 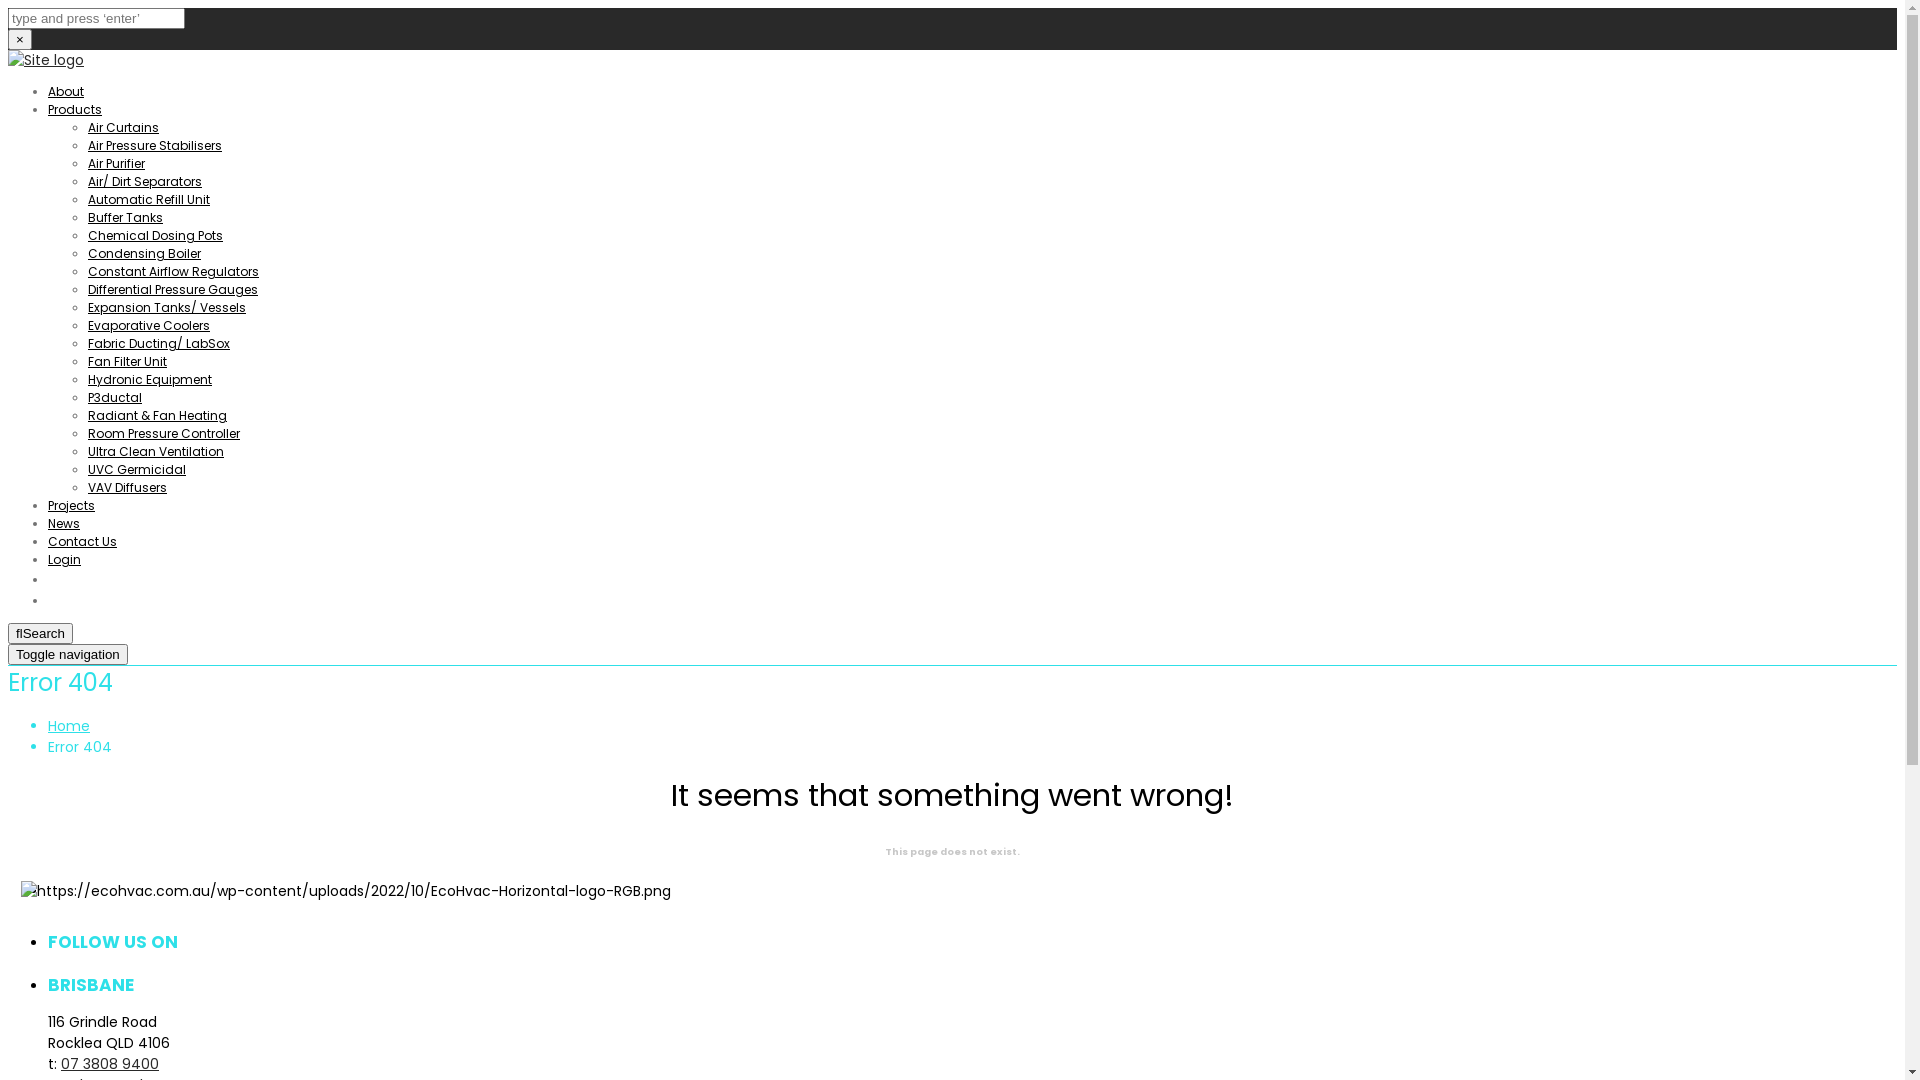 What do you see at coordinates (86, 162) in the screenshot?
I see `'Air Purifier'` at bounding box center [86, 162].